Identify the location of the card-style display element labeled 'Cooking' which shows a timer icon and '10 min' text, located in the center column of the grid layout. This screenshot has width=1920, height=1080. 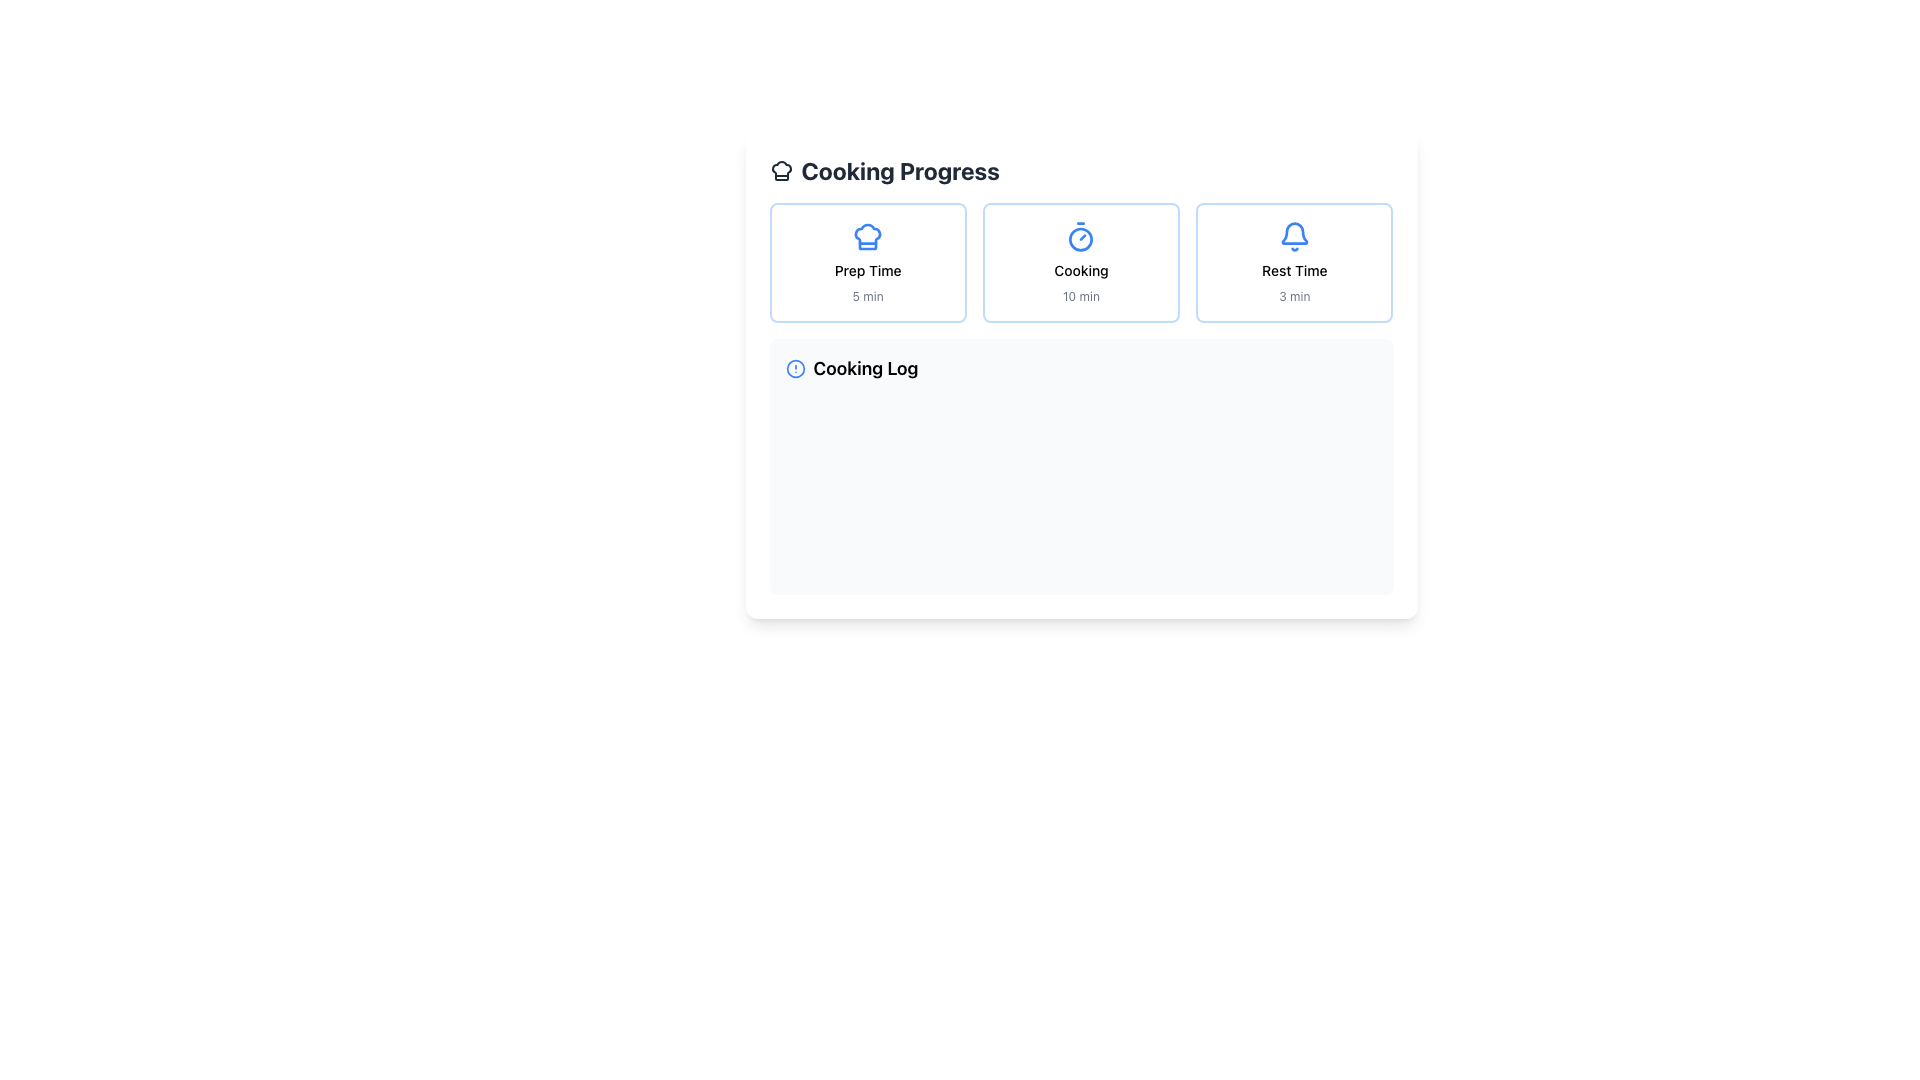
(1080, 261).